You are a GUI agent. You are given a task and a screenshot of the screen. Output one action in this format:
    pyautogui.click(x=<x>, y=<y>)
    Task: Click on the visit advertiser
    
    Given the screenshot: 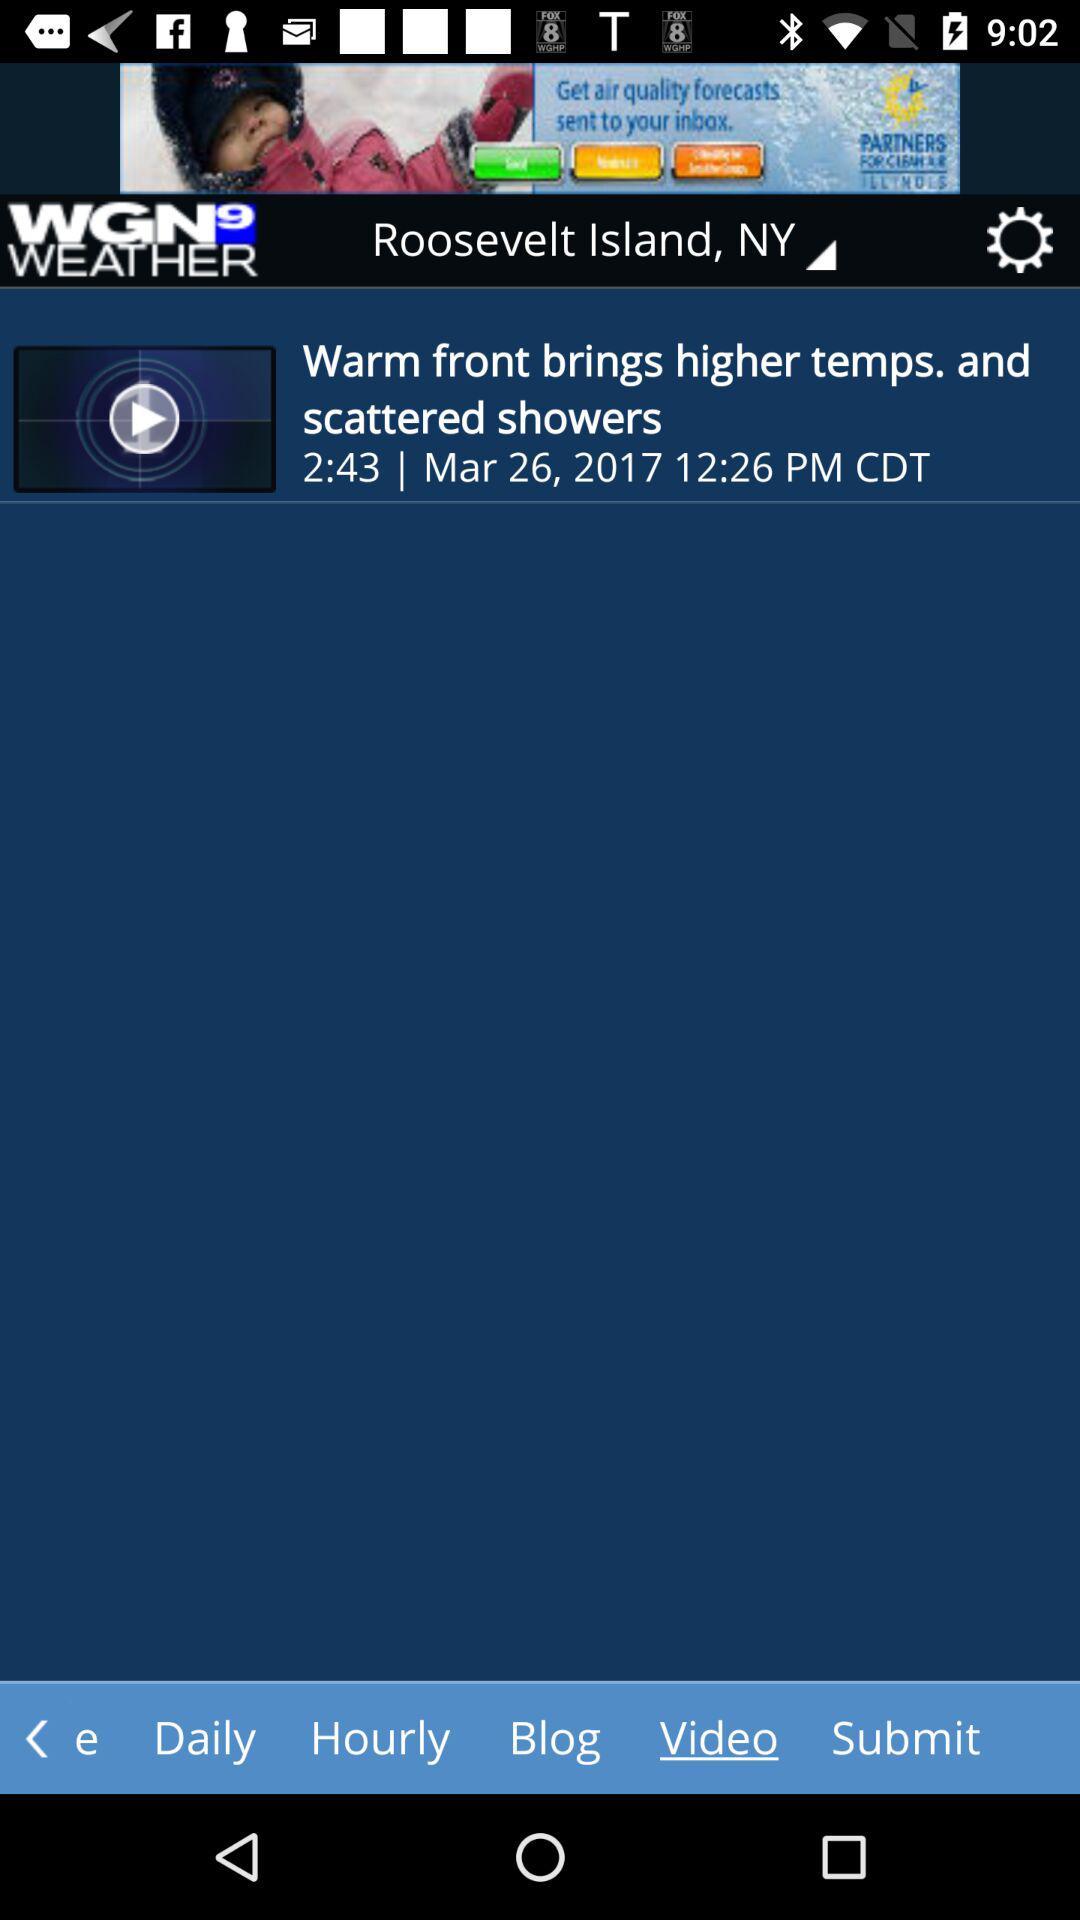 What is the action you would take?
    pyautogui.click(x=540, y=127)
    